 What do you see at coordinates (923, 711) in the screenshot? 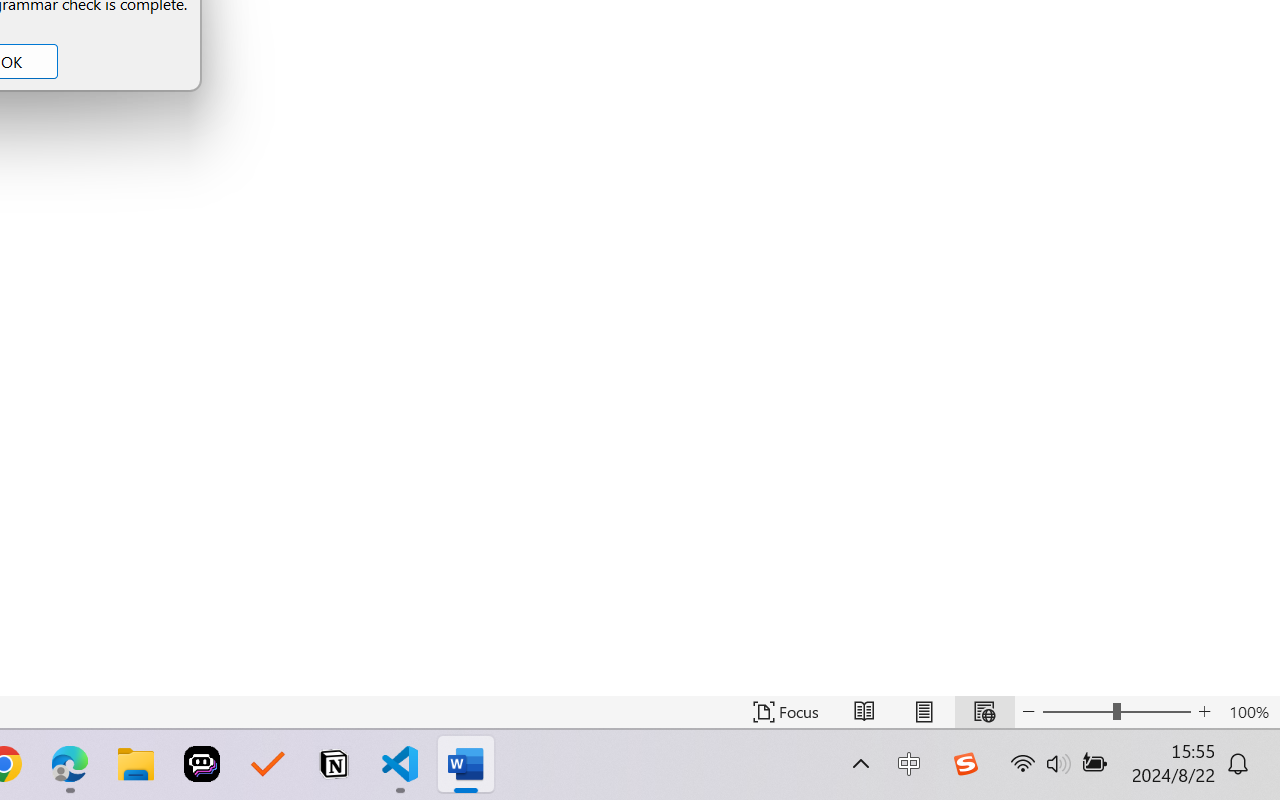
I see `'Print Layout'` at bounding box center [923, 711].